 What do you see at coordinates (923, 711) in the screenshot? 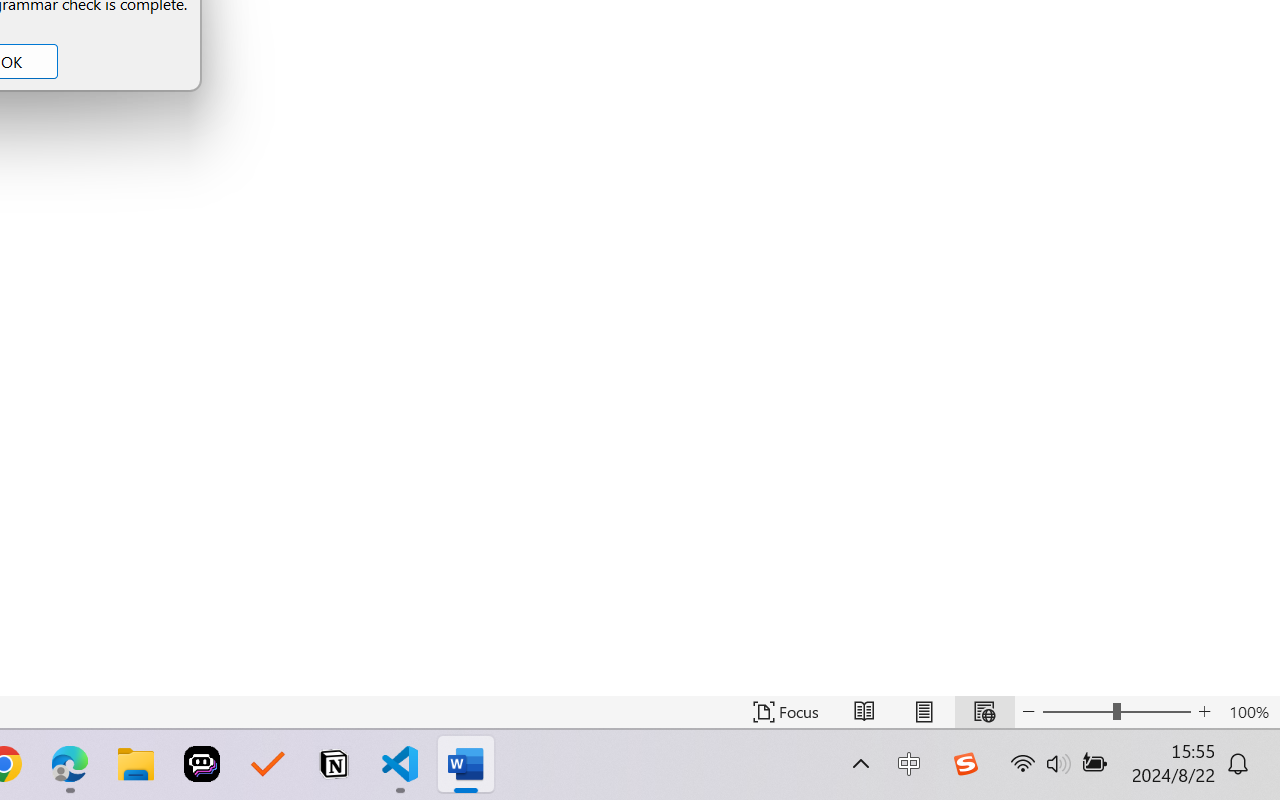
I see `'Print Layout'` at bounding box center [923, 711].